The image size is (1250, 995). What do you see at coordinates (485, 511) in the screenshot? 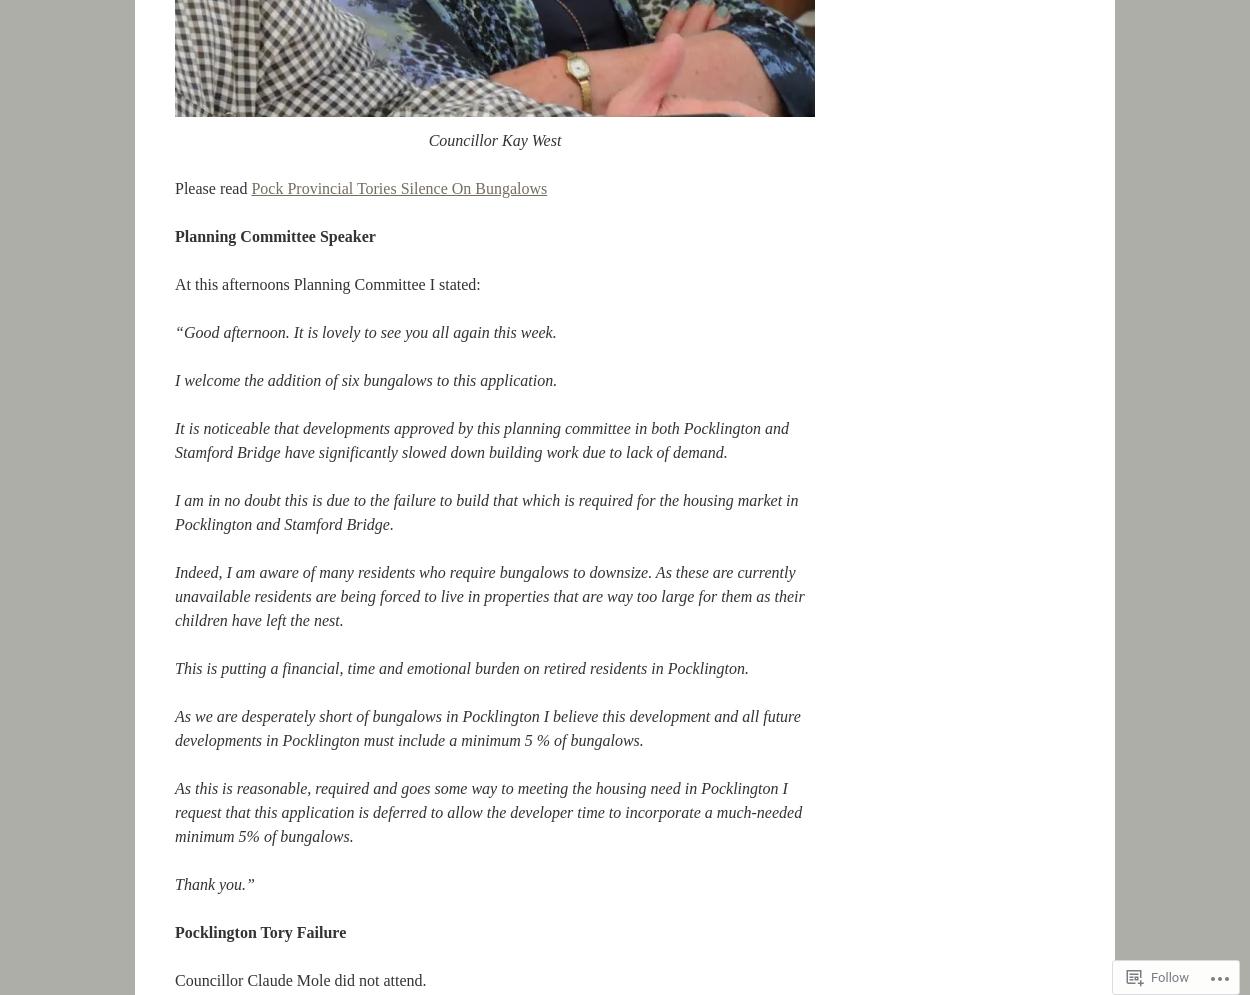
I see `'I am in no doubt this is due to the failure to build that which is required for the housing market in Pocklington and Stamford Bridge.'` at bounding box center [485, 511].